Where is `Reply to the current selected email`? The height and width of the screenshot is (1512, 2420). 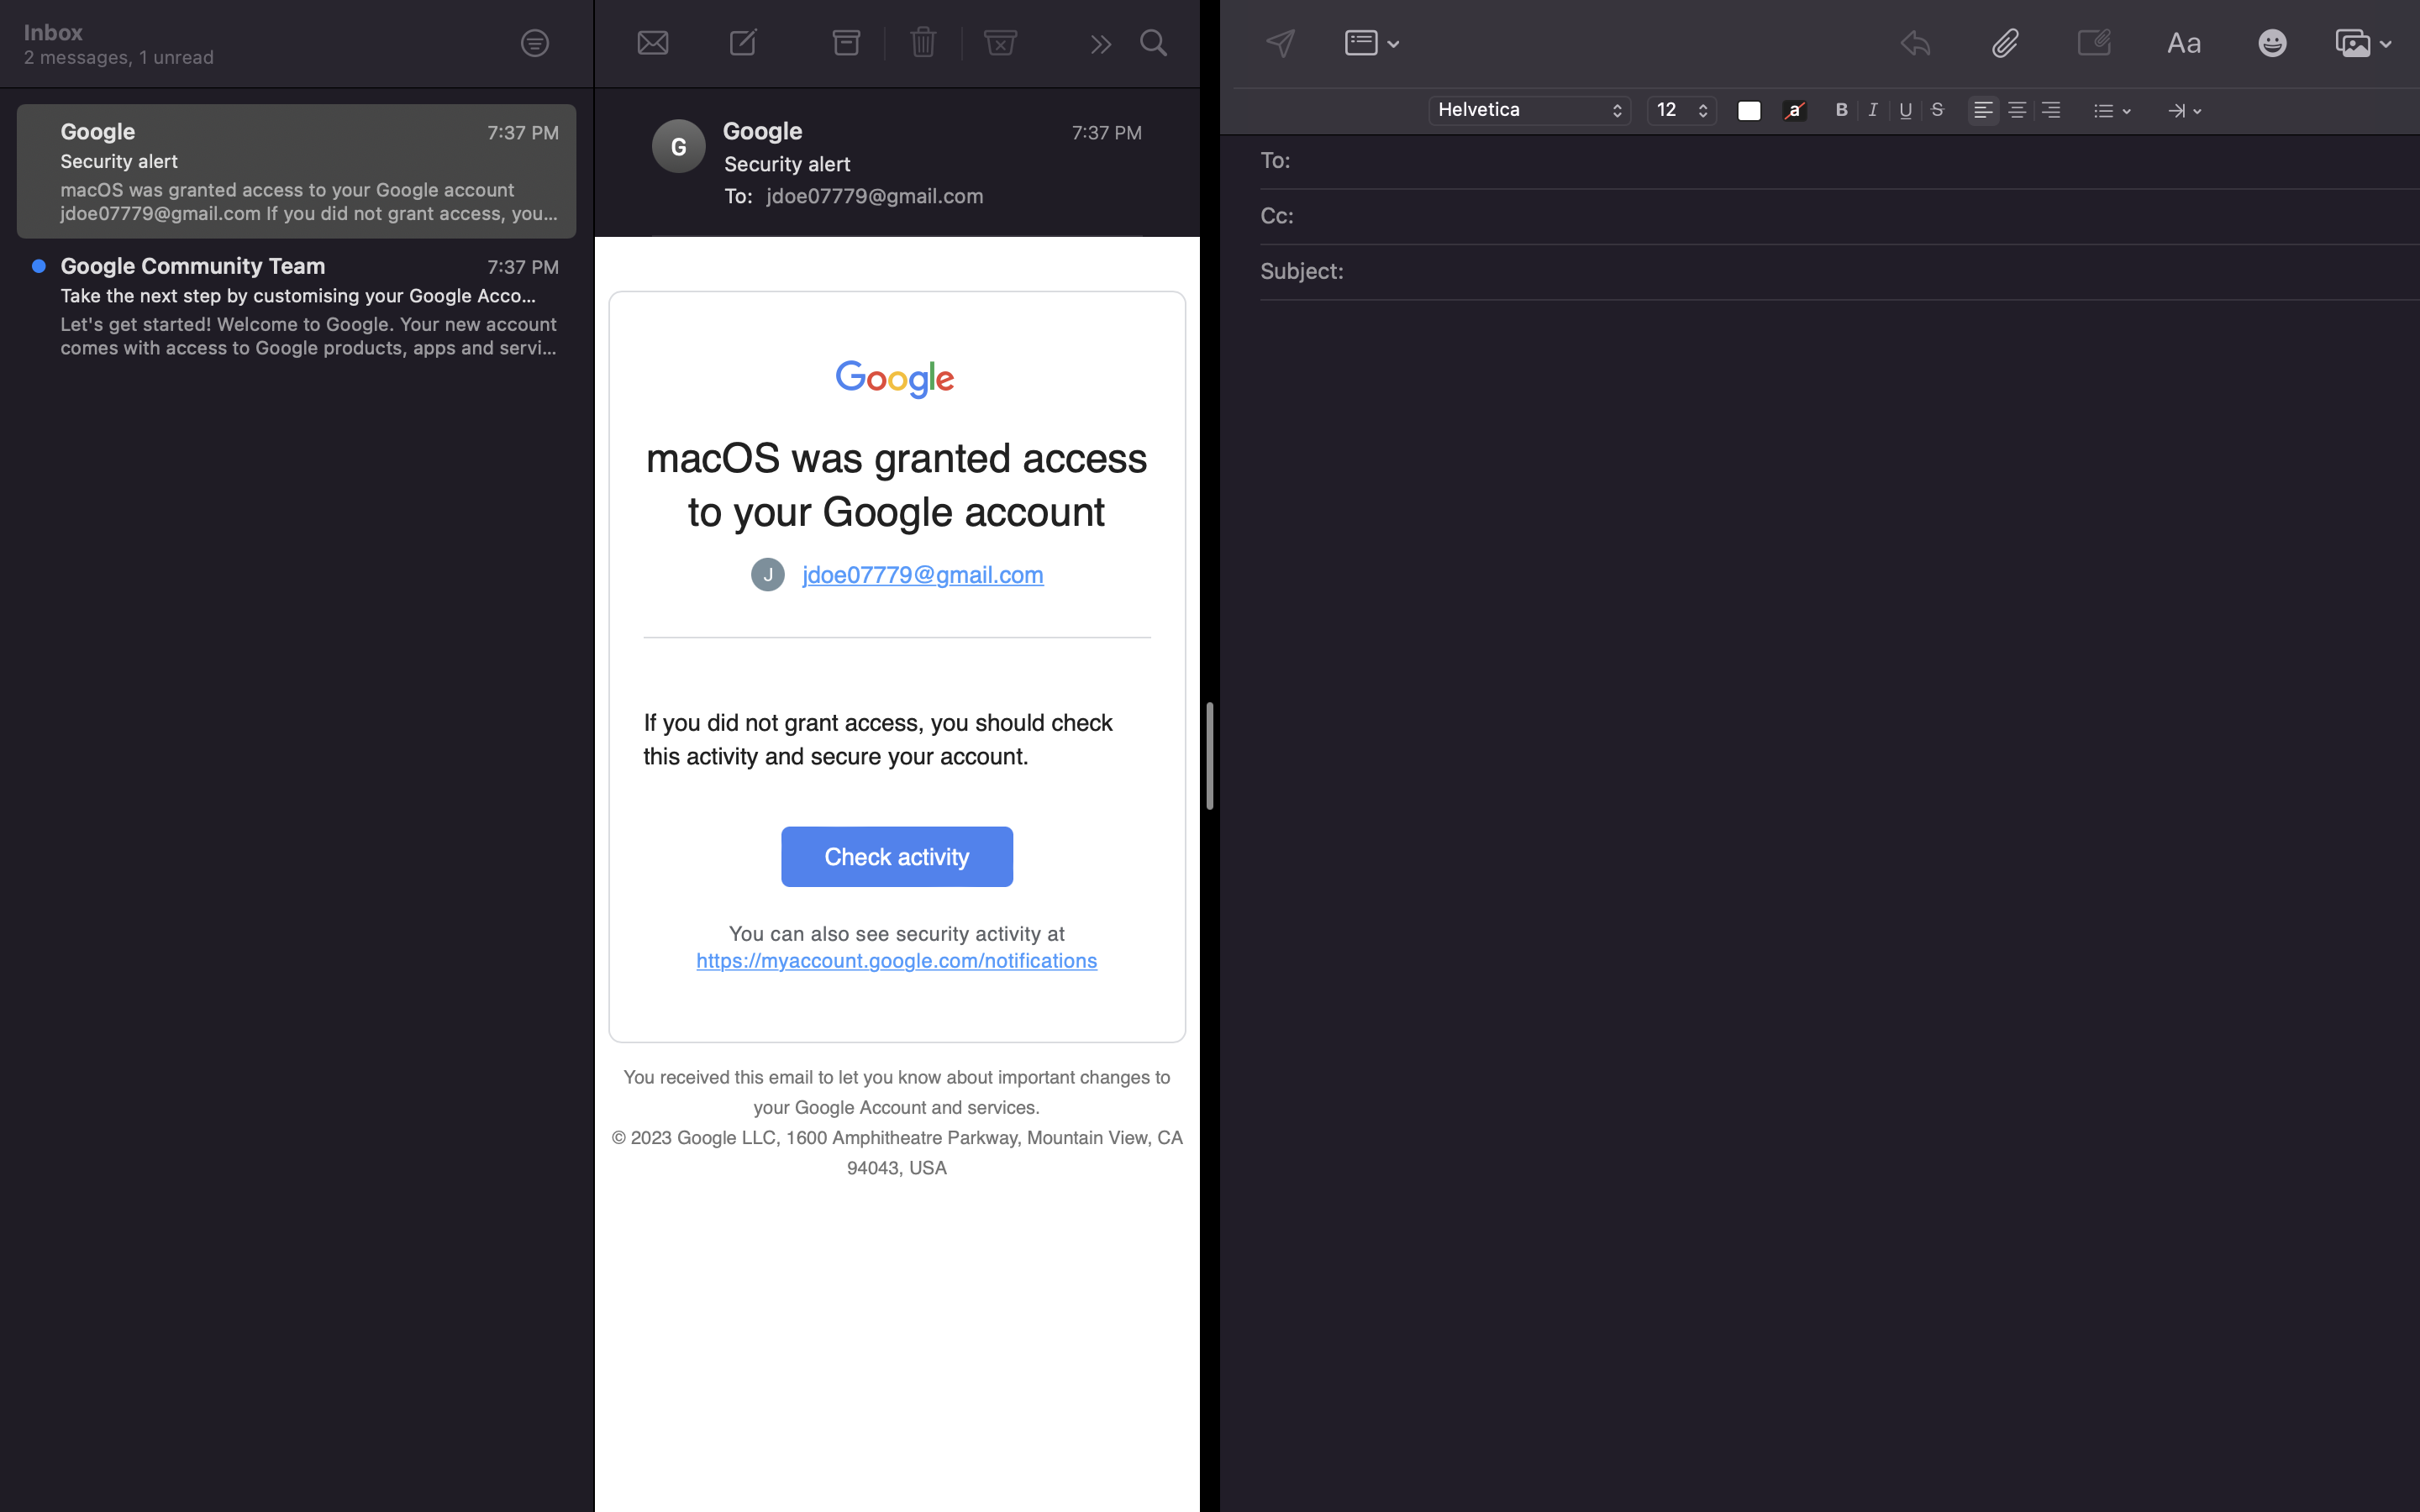
Reply to the current selected email is located at coordinates (1096, 46).